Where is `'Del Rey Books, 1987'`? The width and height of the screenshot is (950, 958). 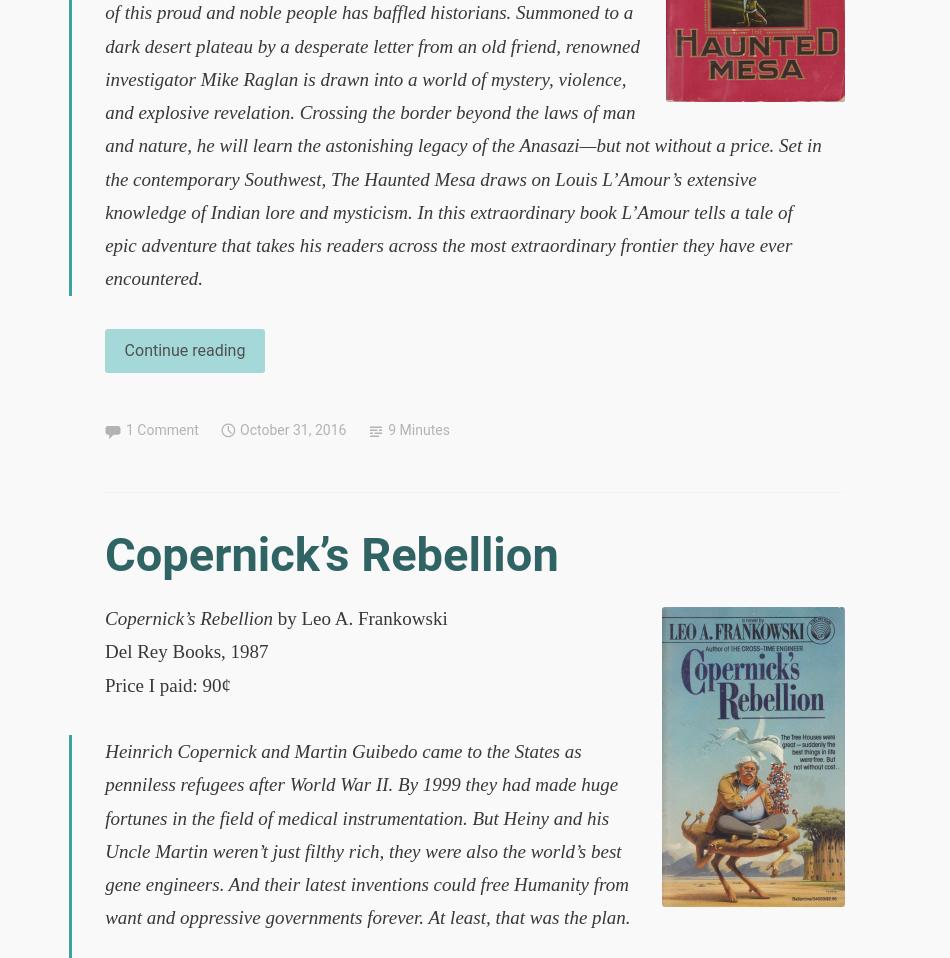
'Del Rey Books, 1987' is located at coordinates (186, 650).